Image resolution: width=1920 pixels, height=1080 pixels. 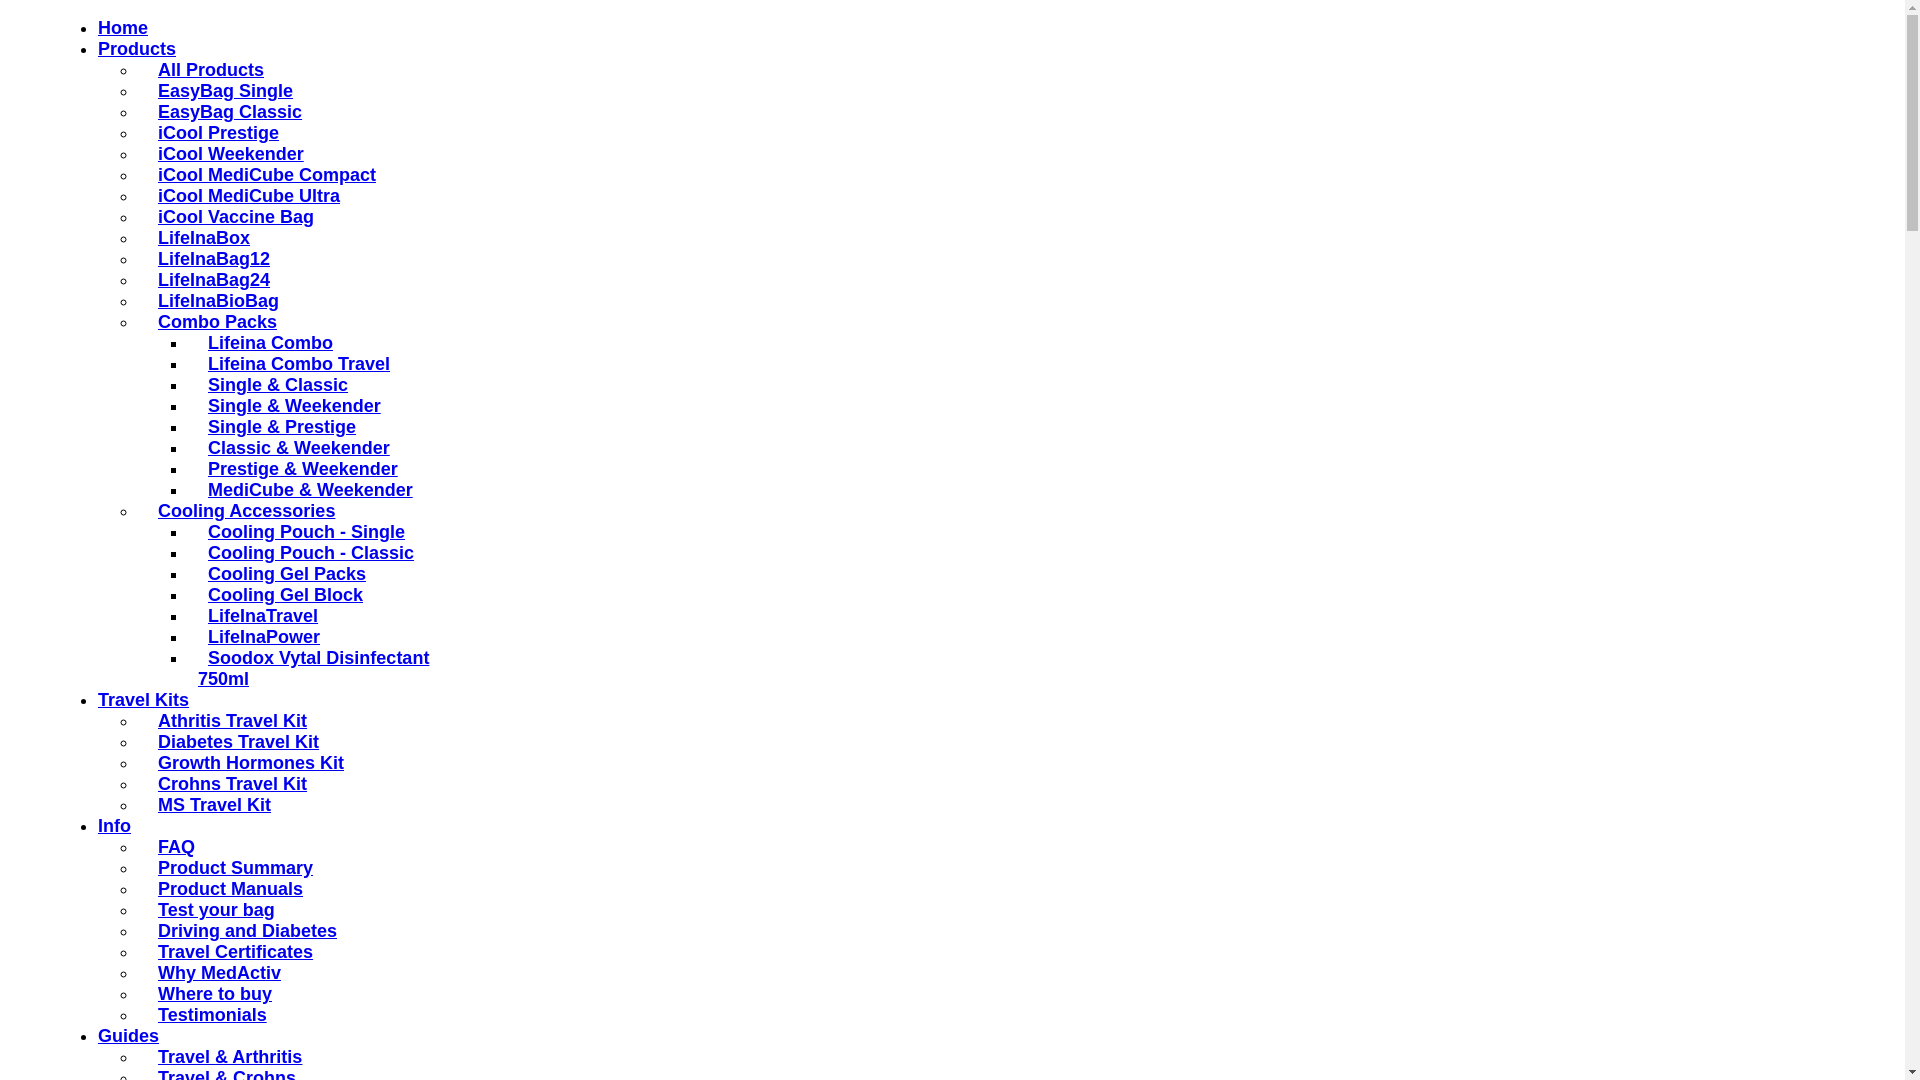 What do you see at coordinates (127, 1035) in the screenshot?
I see `'Guides'` at bounding box center [127, 1035].